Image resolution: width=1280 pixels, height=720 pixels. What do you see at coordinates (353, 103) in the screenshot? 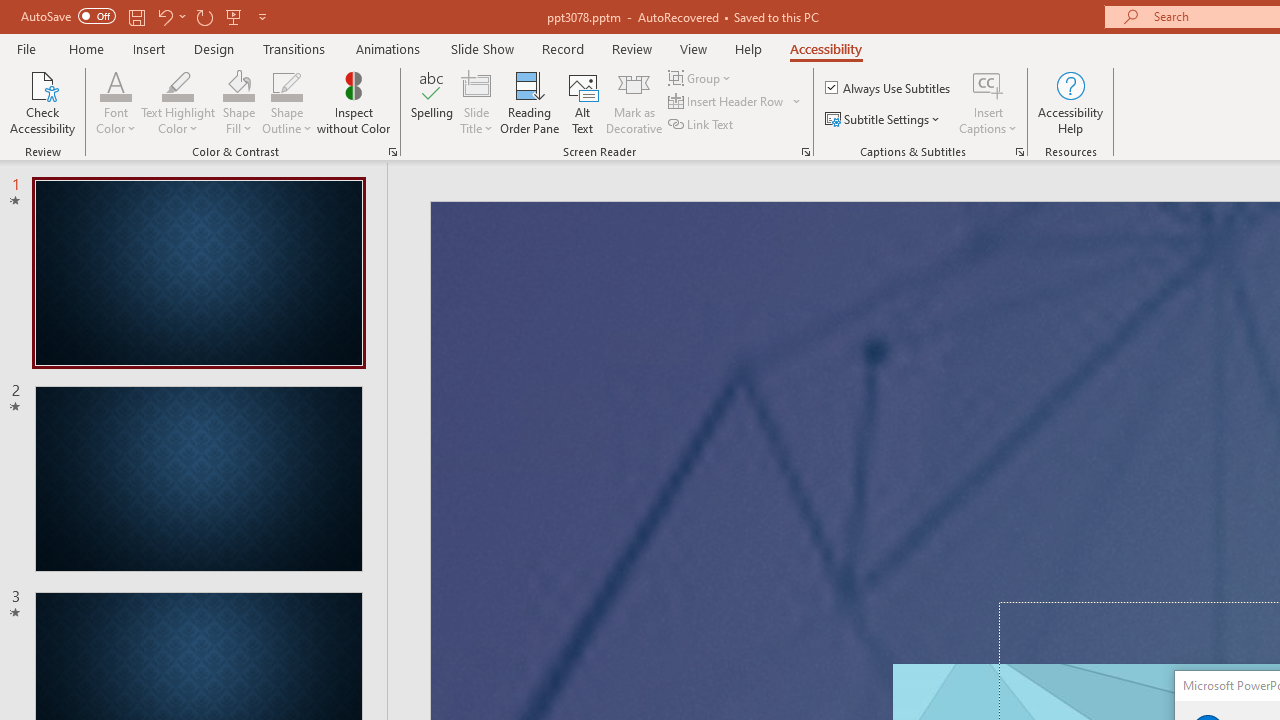
I see `'Inspect without Color'` at bounding box center [353, 103].